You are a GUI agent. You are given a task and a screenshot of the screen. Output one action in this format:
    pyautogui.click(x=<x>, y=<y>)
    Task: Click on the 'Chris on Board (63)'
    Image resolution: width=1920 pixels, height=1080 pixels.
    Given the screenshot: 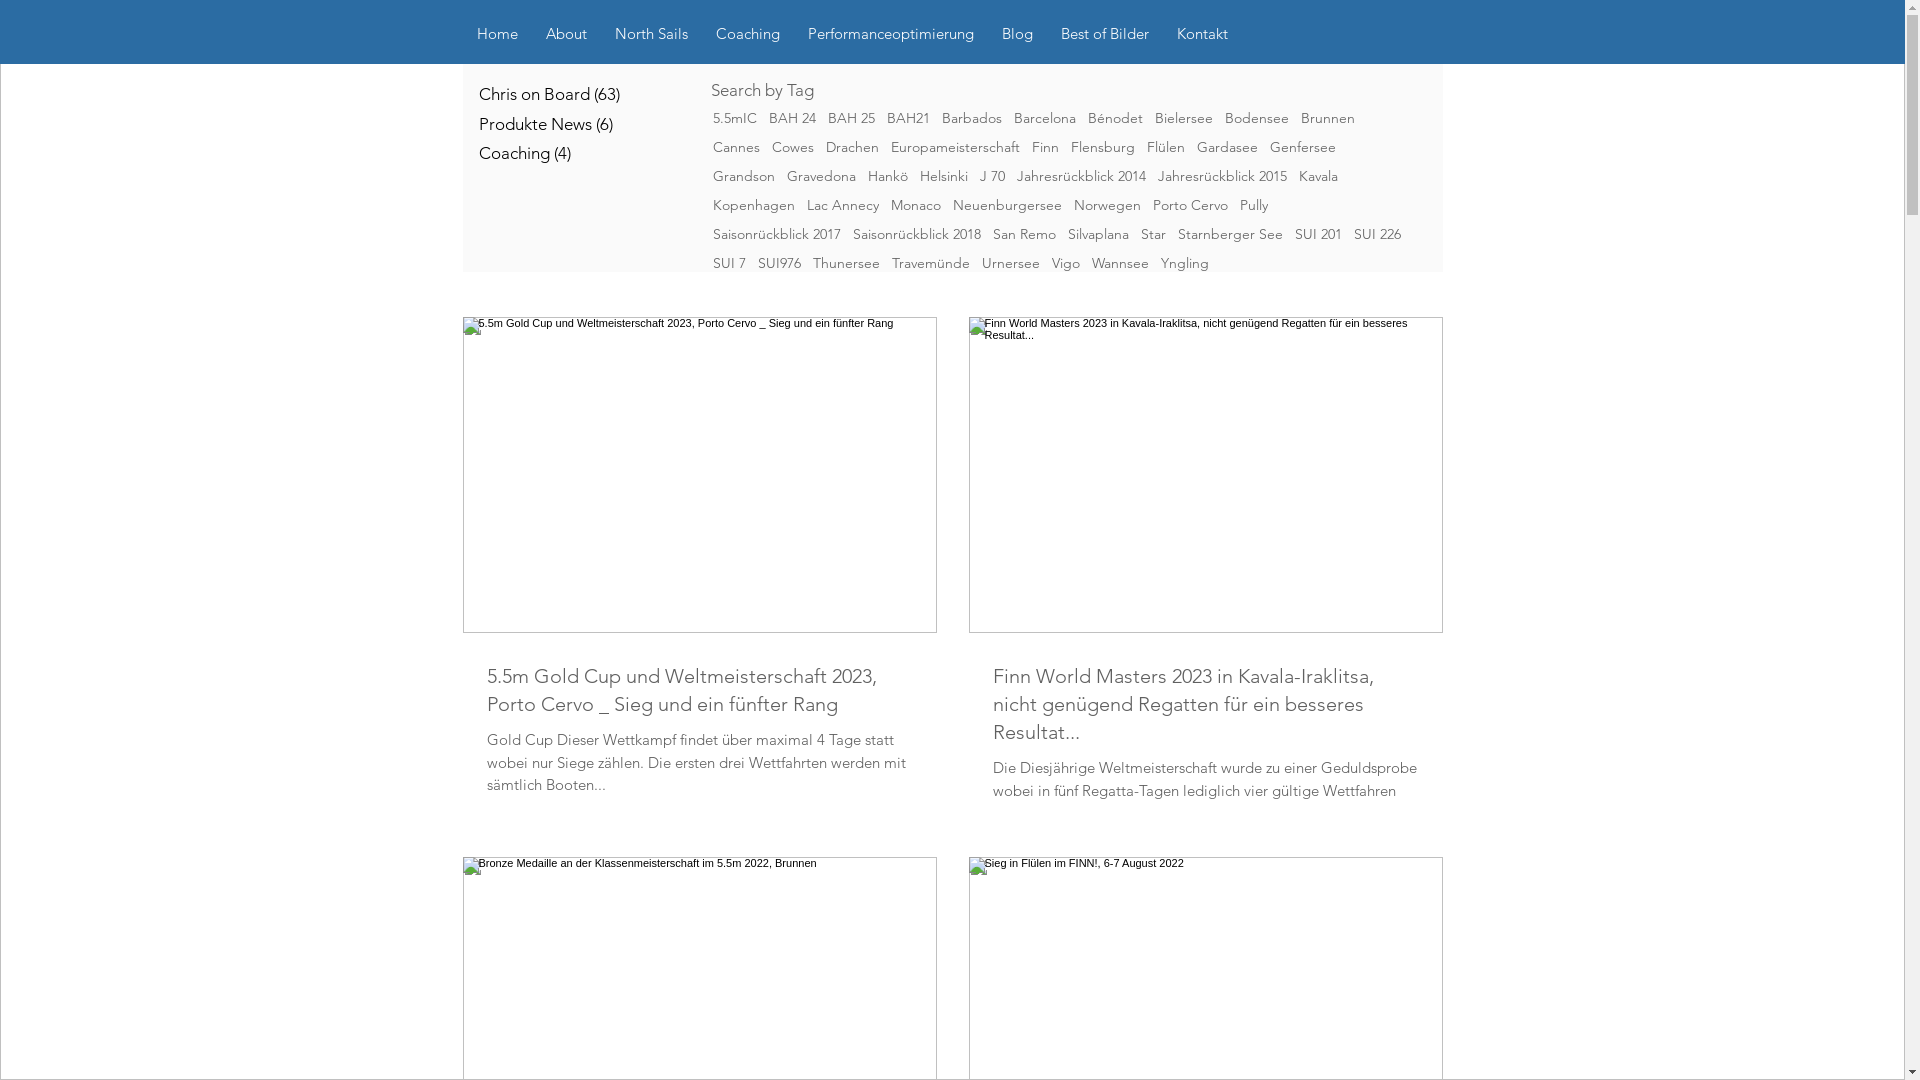 What is the action you would take?
    pyautogui.click(x=622, y=95)
    